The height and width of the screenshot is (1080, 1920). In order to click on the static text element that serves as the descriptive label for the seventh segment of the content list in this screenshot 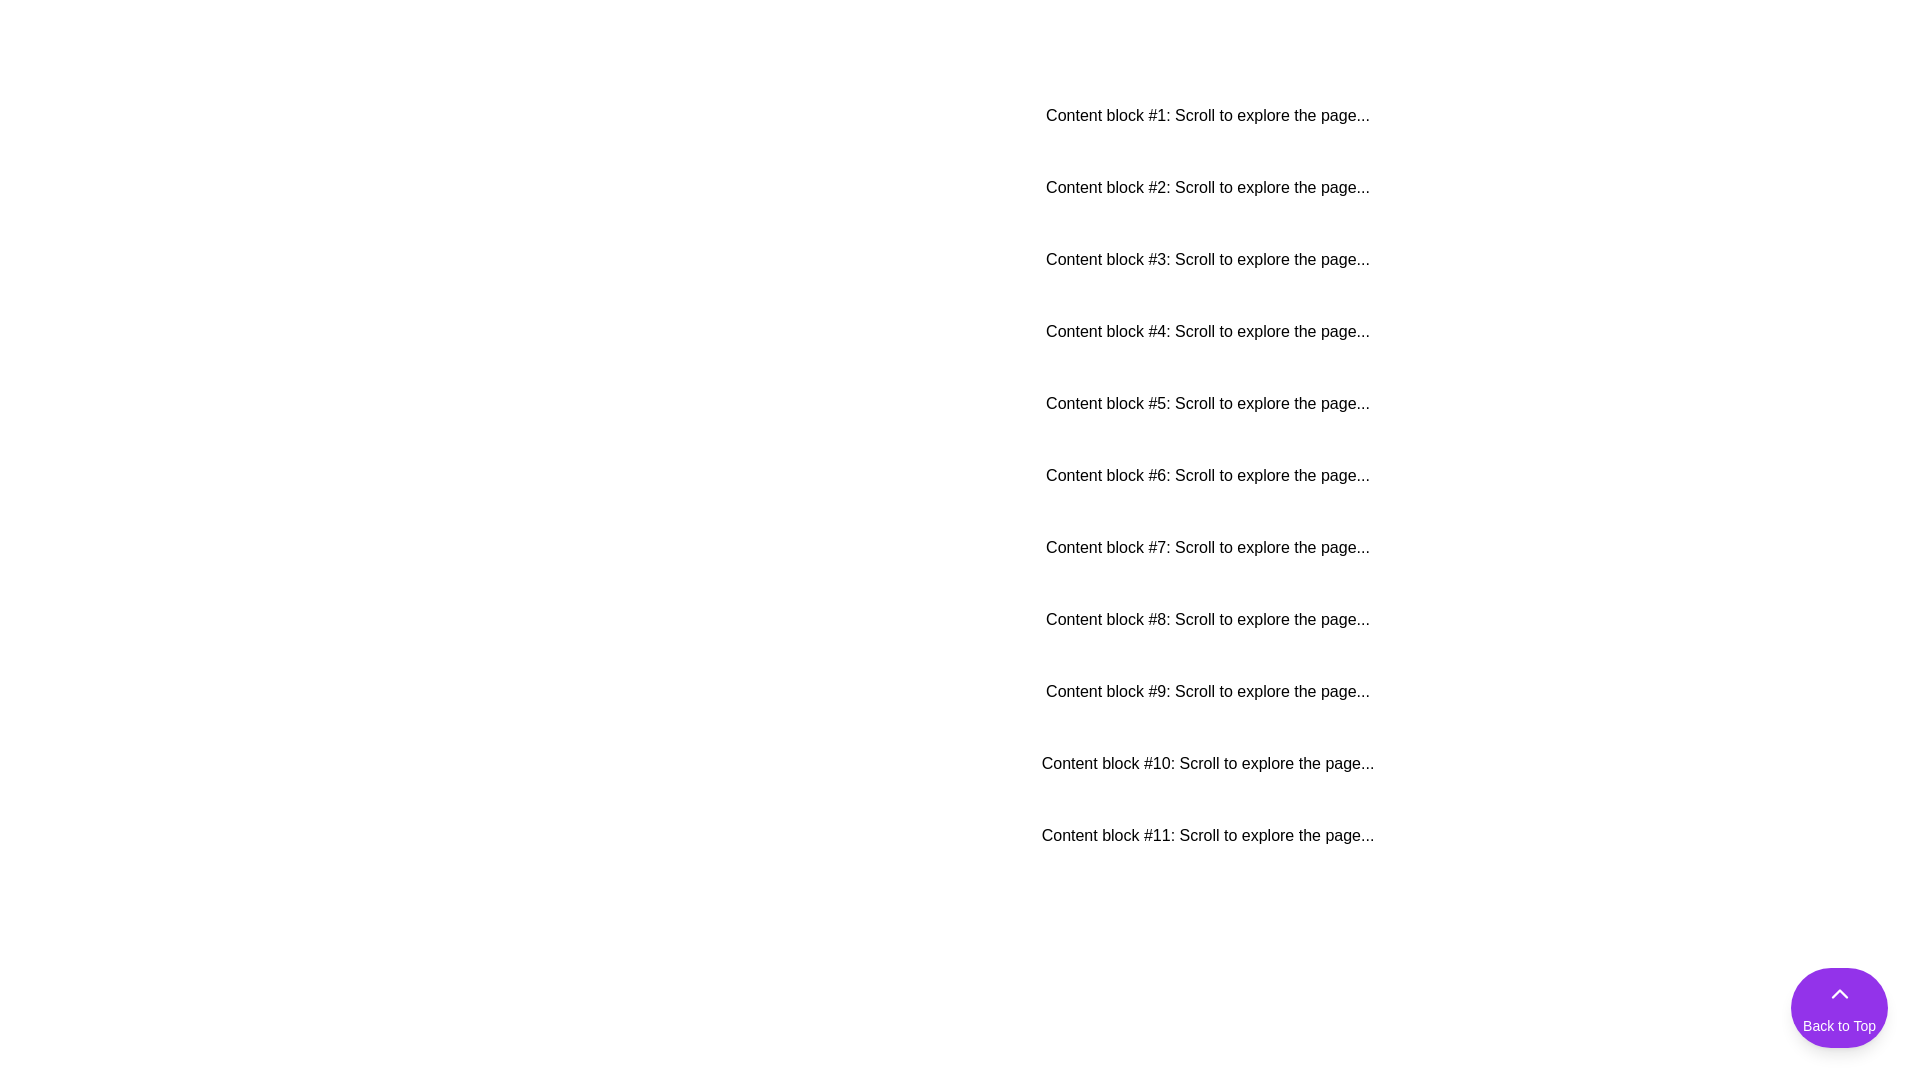, I will do `click(1207, 547)`.